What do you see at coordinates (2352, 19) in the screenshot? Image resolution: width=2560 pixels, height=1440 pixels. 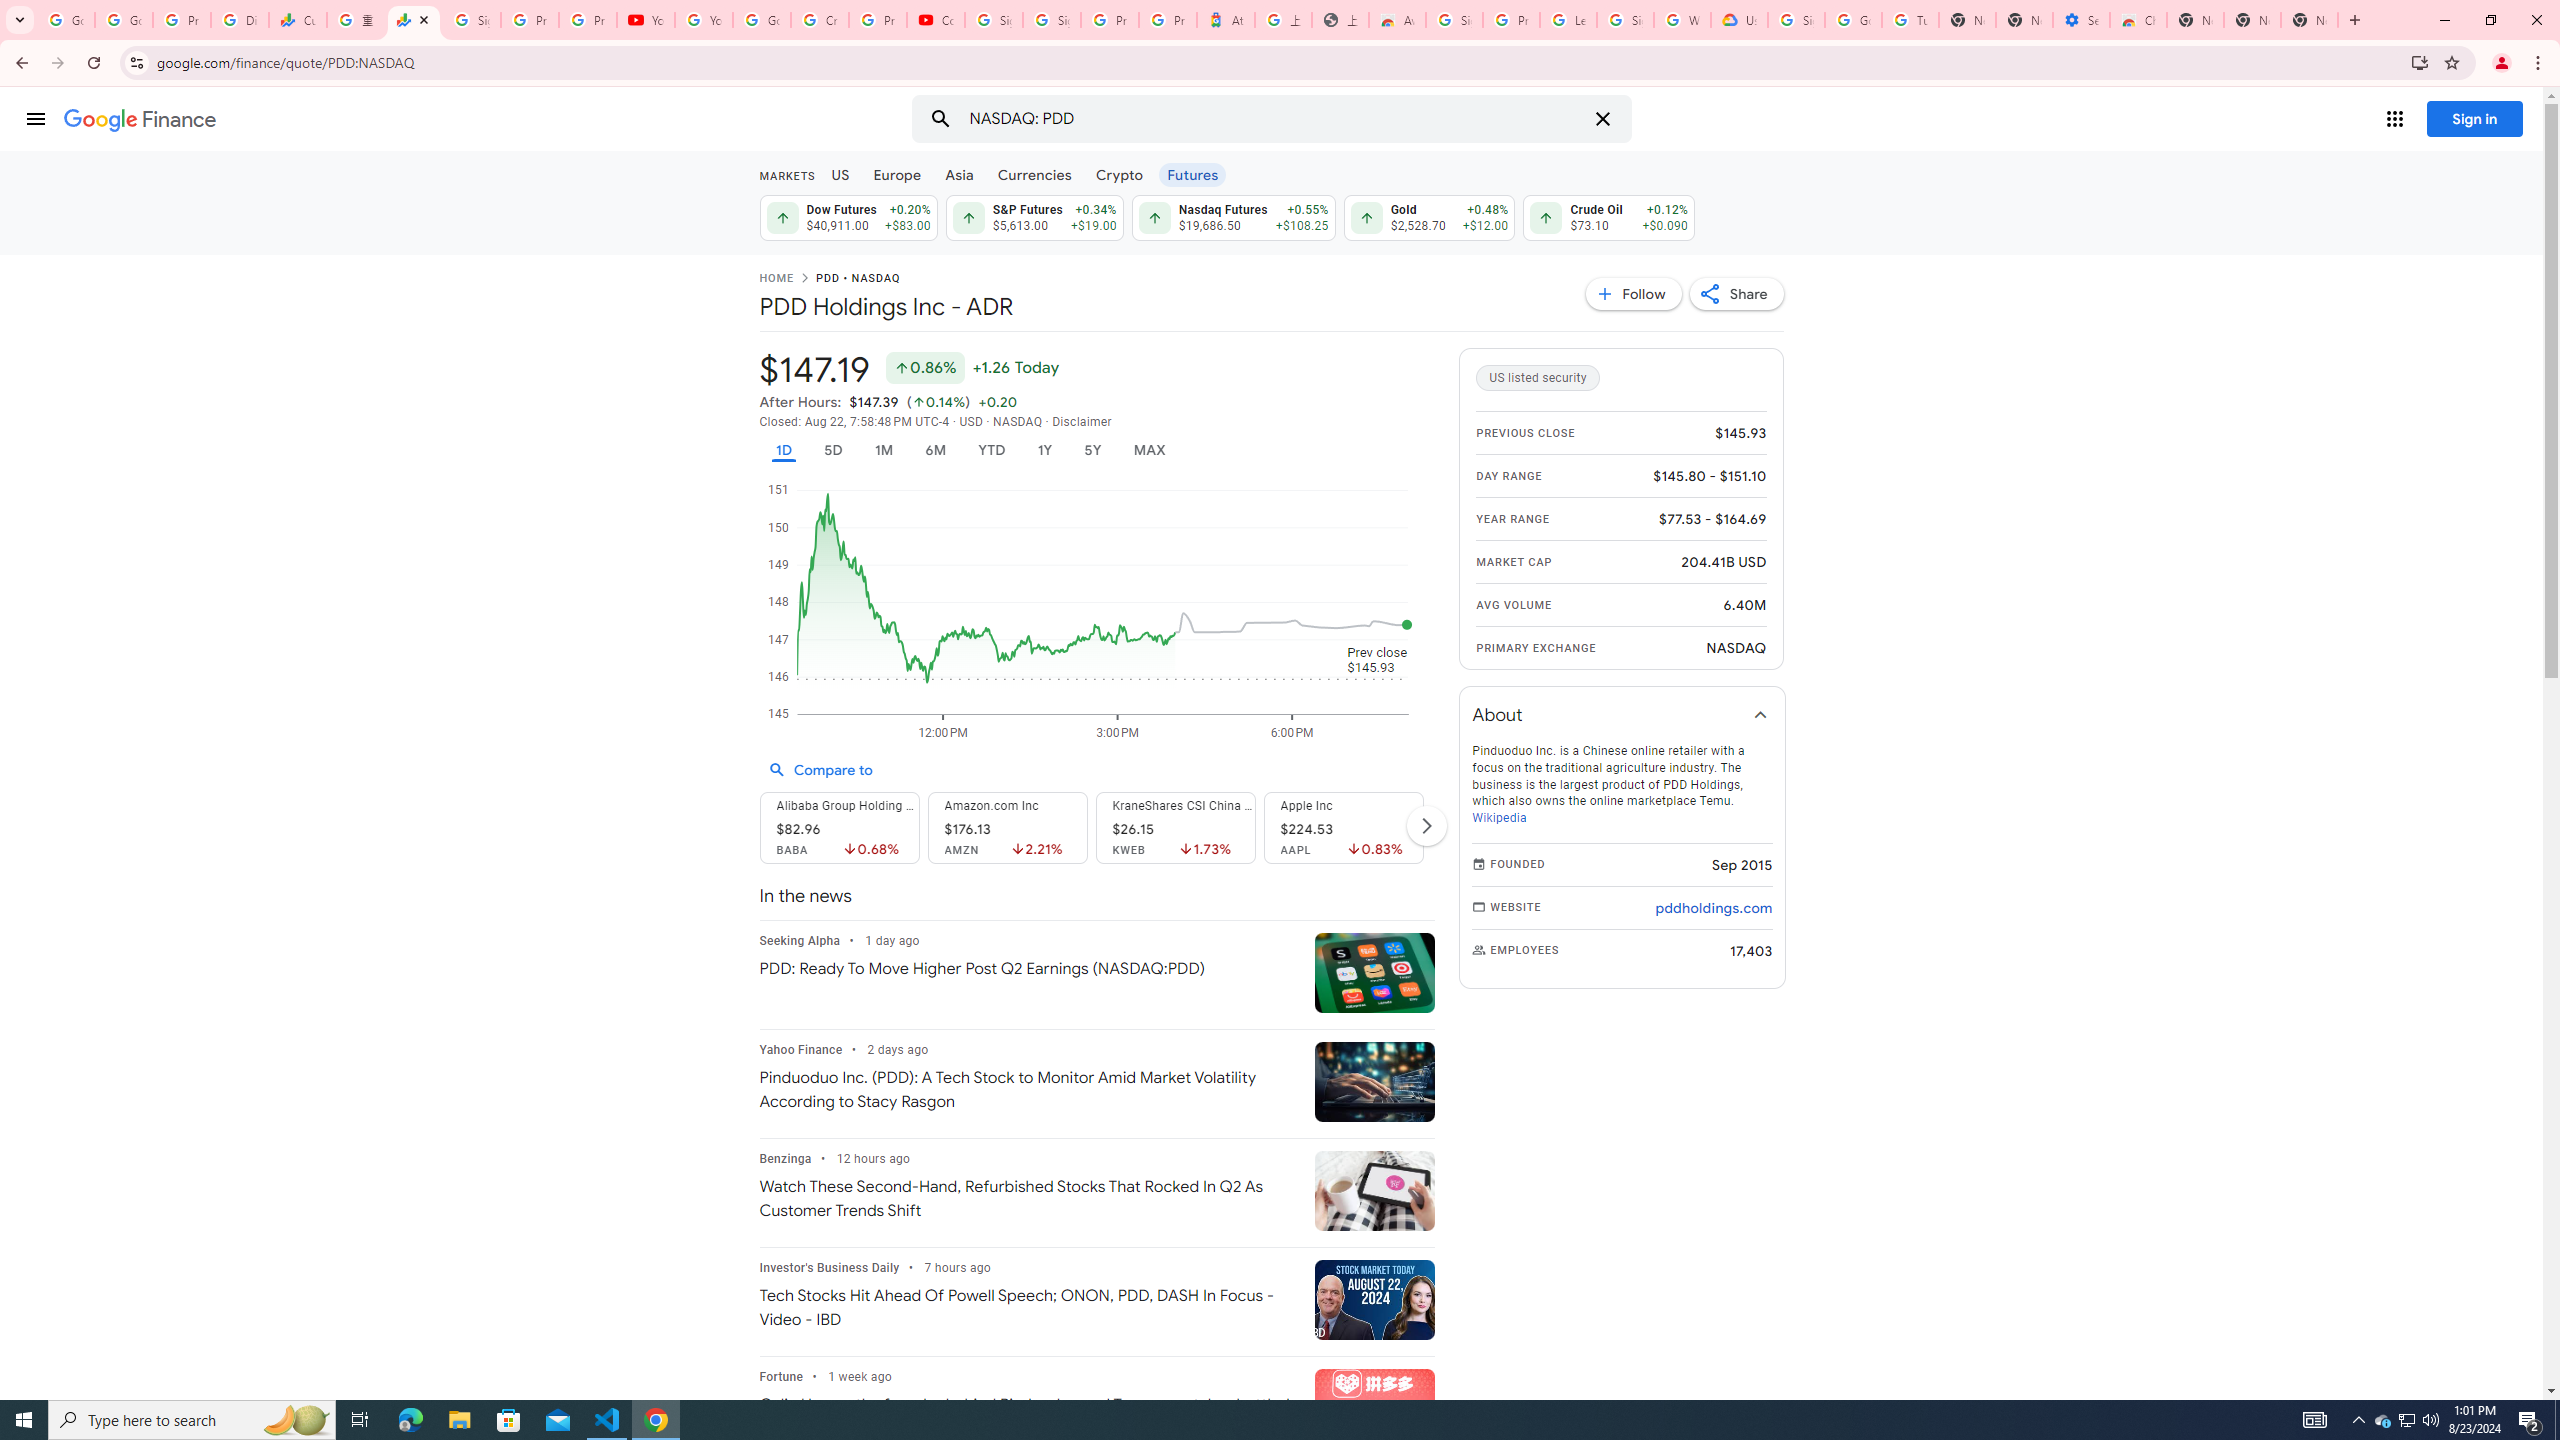 I see `'New Tab'` at bounding box center [2352, 19].